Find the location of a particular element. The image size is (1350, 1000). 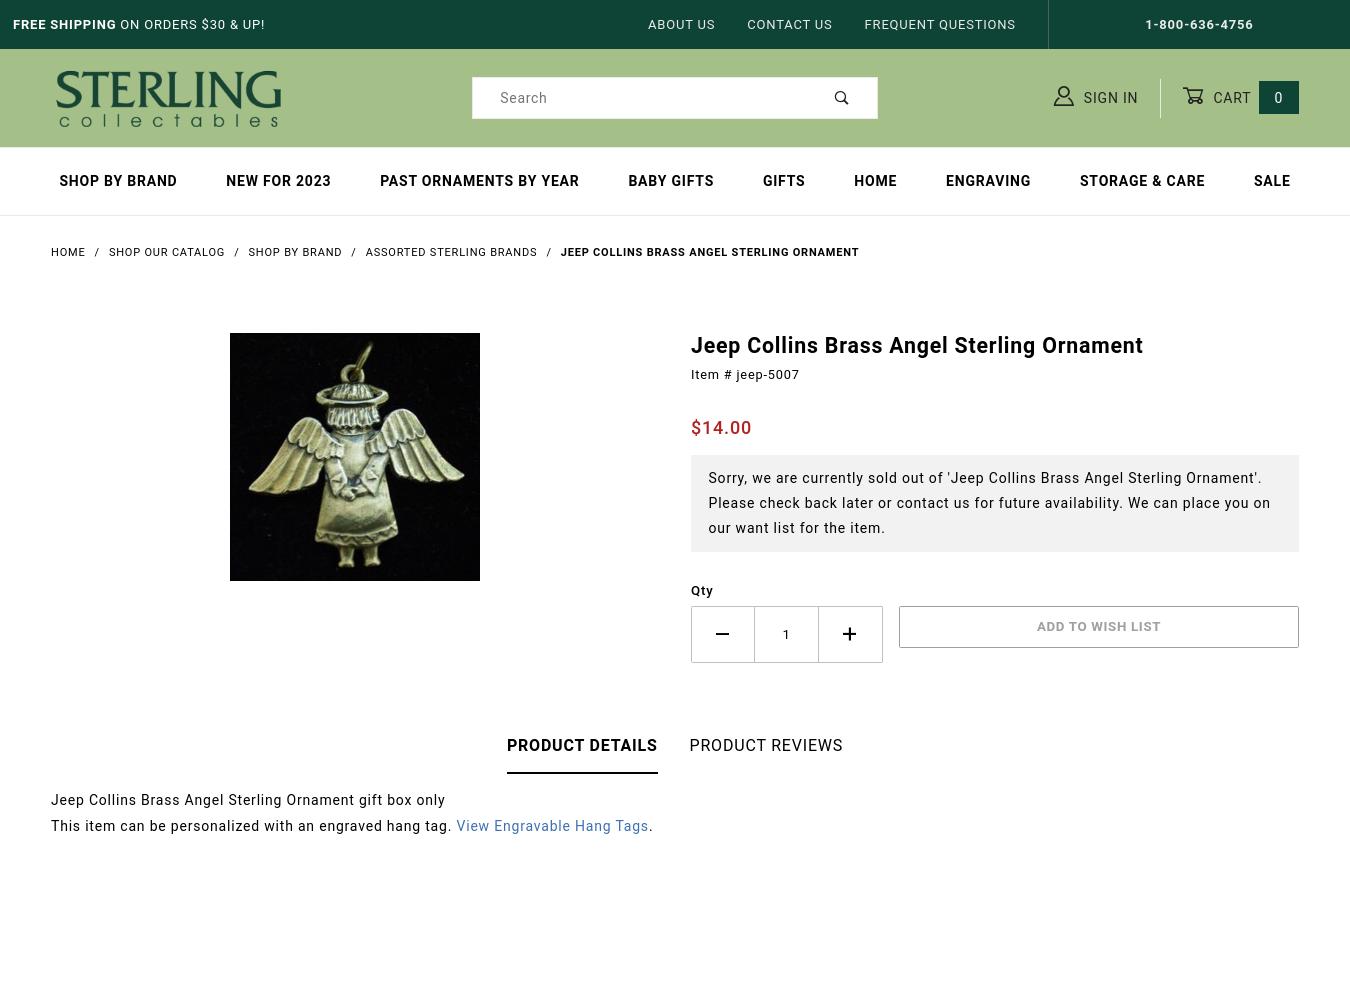

'Purchase Jeep Collins Brass Angel Sterling Ornament' is located at coordinates (727, 431).